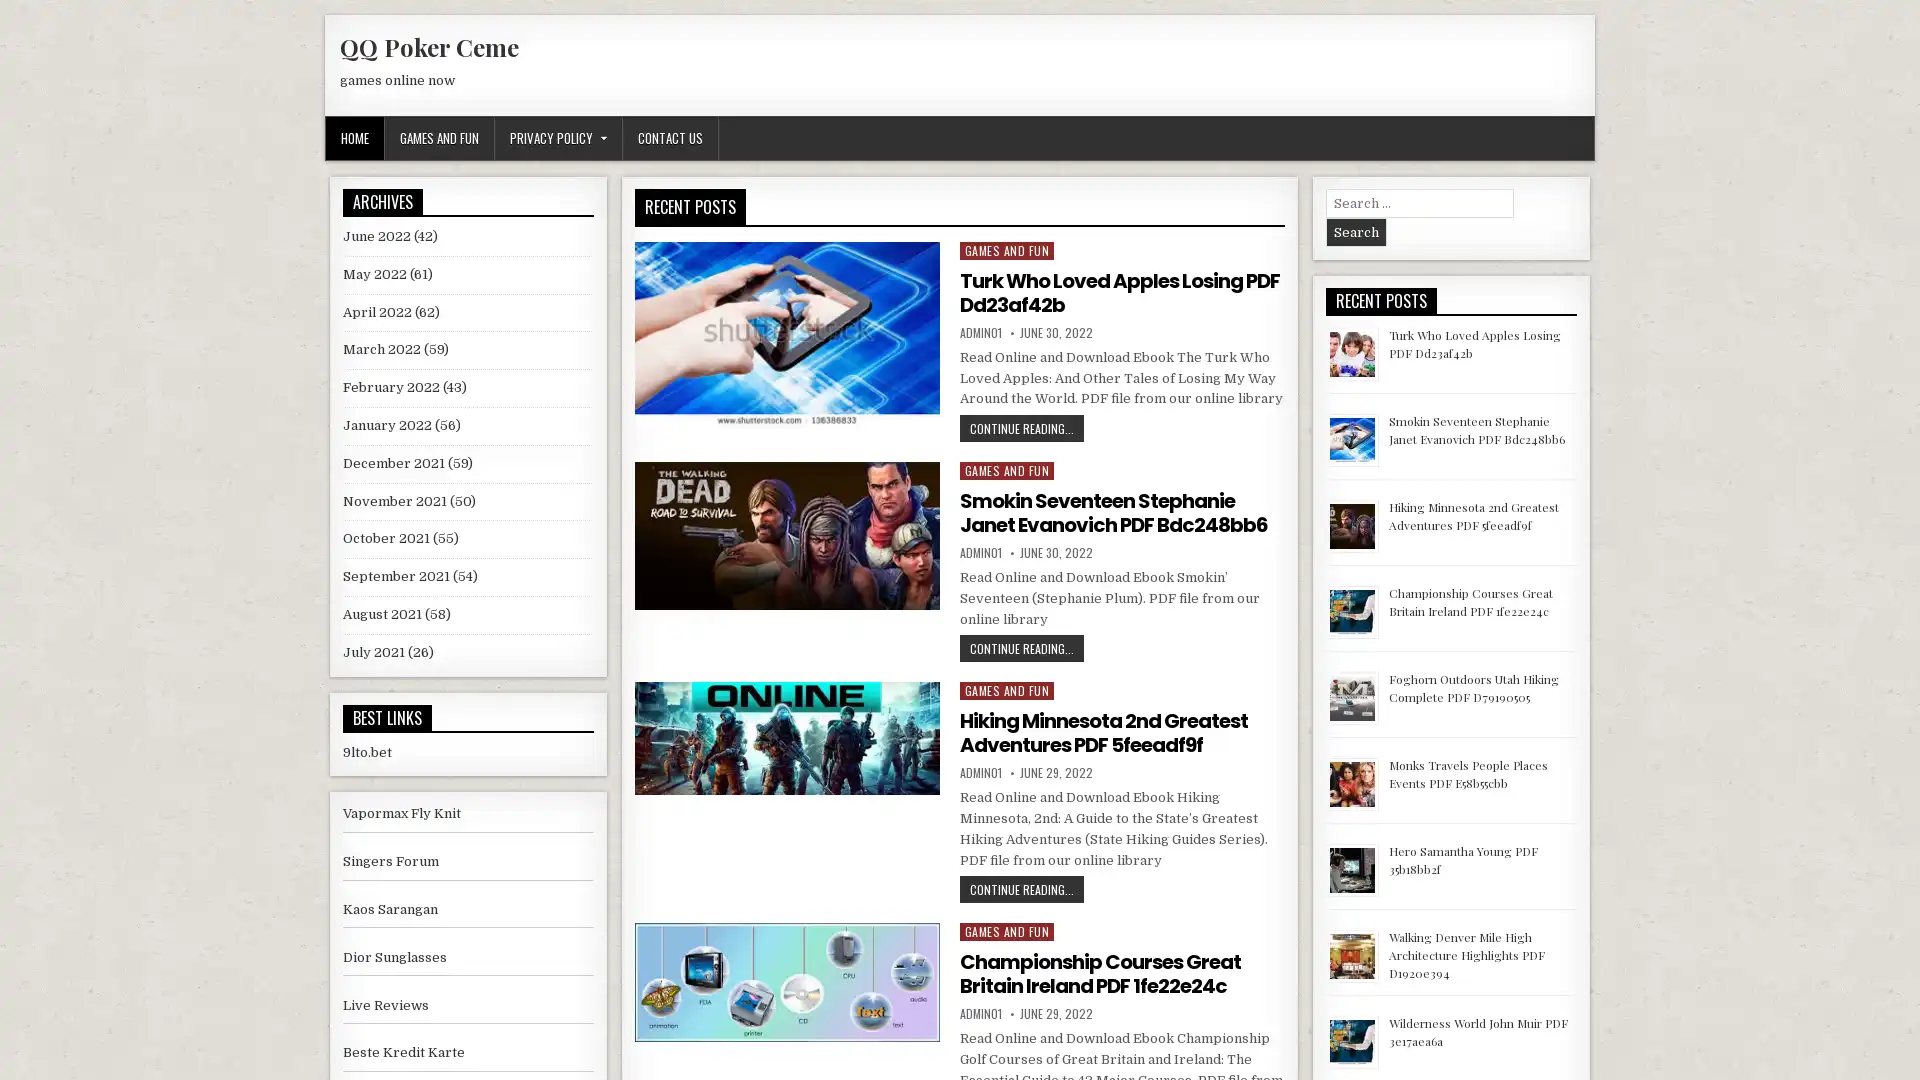 The image size is (1920, 1080). What do you see at coordinates (1355, 231) in the screenshot?
I see `Search` at bounding box center [1355, 231].